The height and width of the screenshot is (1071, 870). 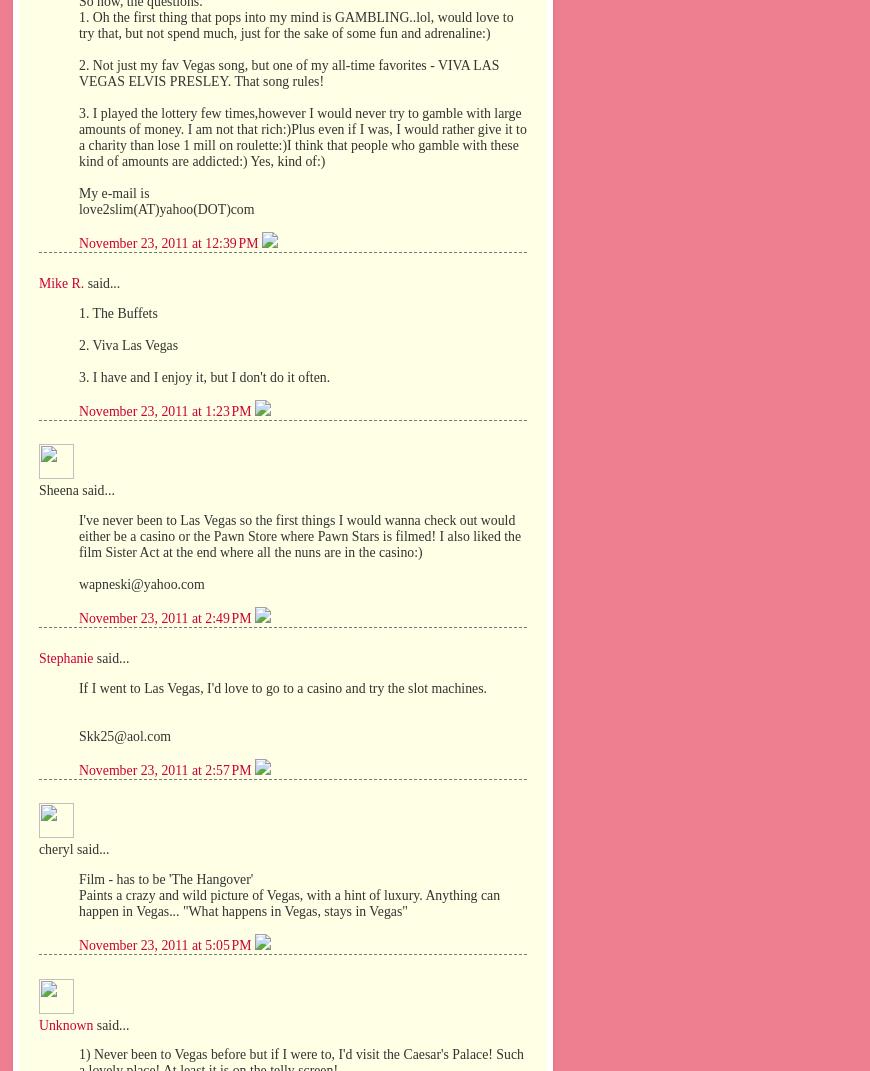 I want to click on 'November 23, 2011 at 2:57 PM', so click(x=165, y=769).